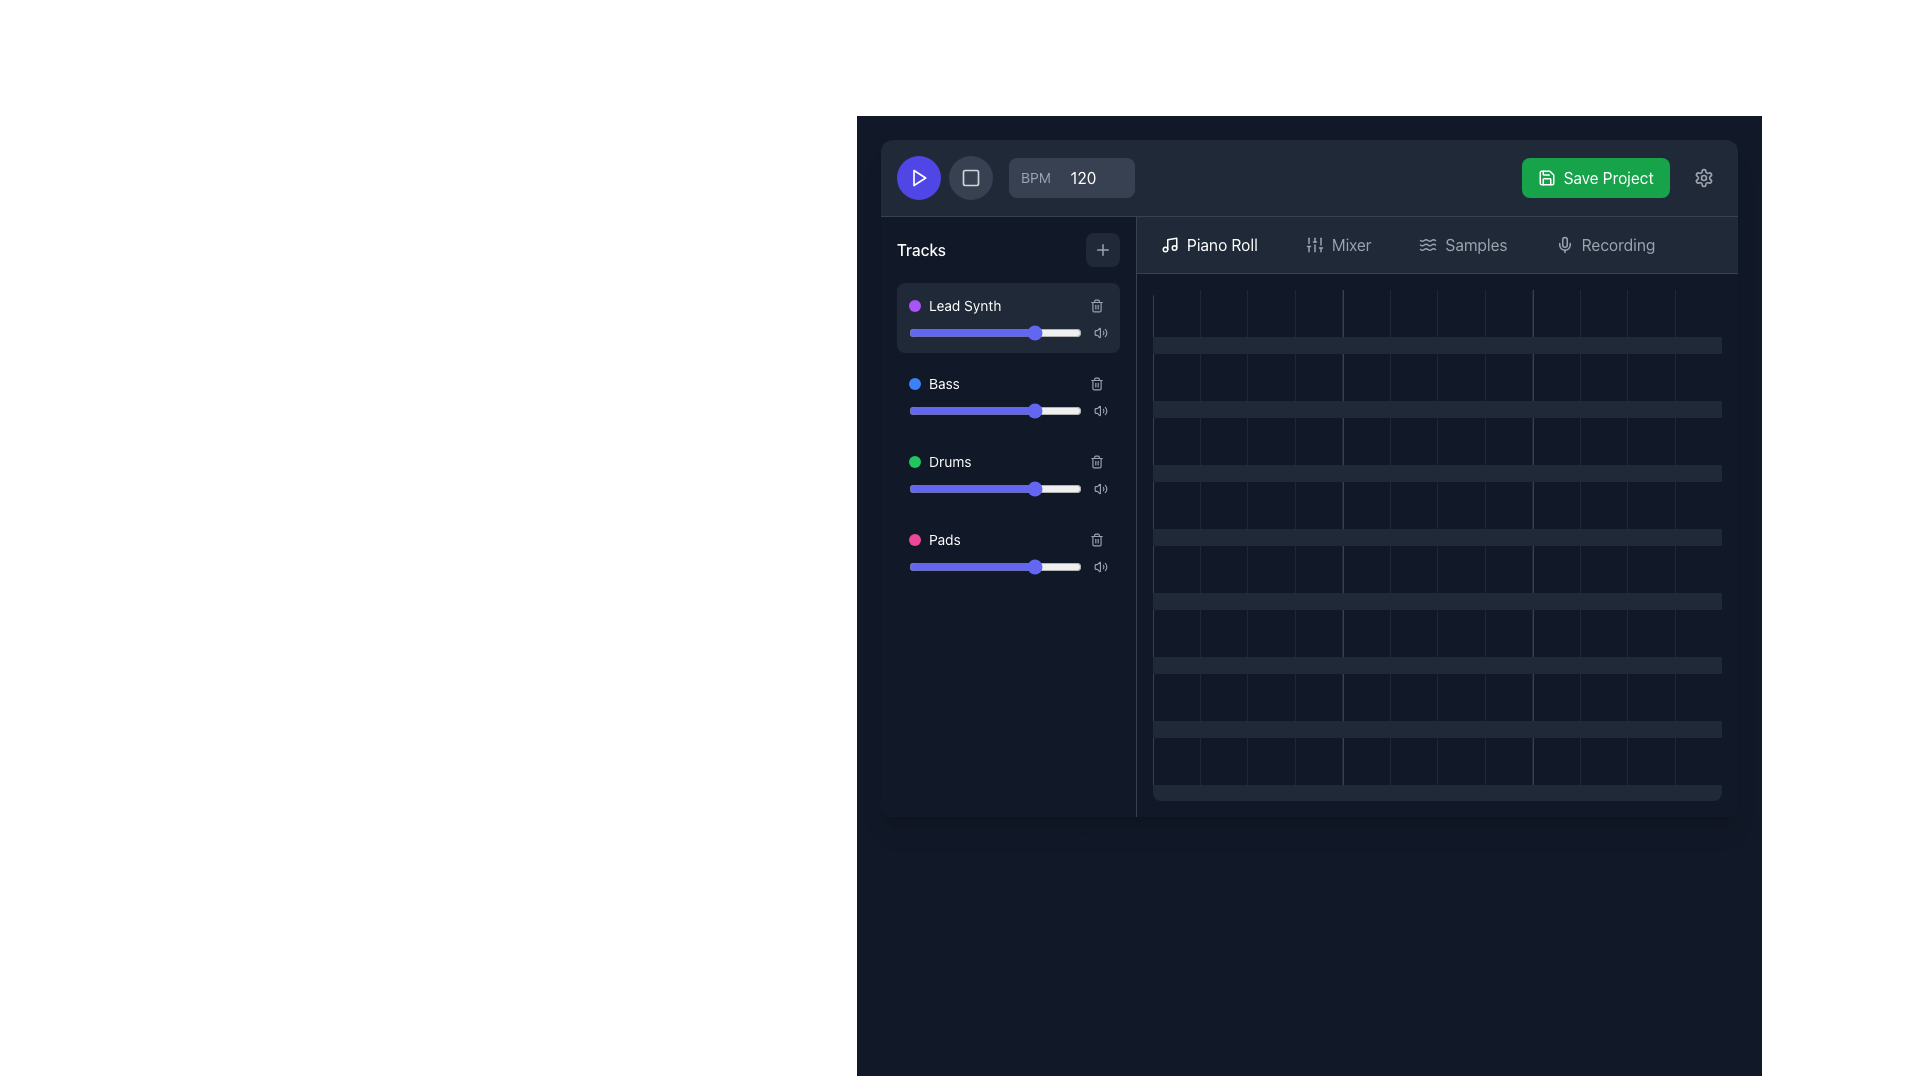 The width and height of the screenshot is (1920, 1080). What do you see at coordinates (1365, 633) in the screenshot?
I see `the 5th square cell in the 5th row of the interactive grid, which is a dark gray cell with a lighter border that appears on hover` at bounding box center [1365, 633].